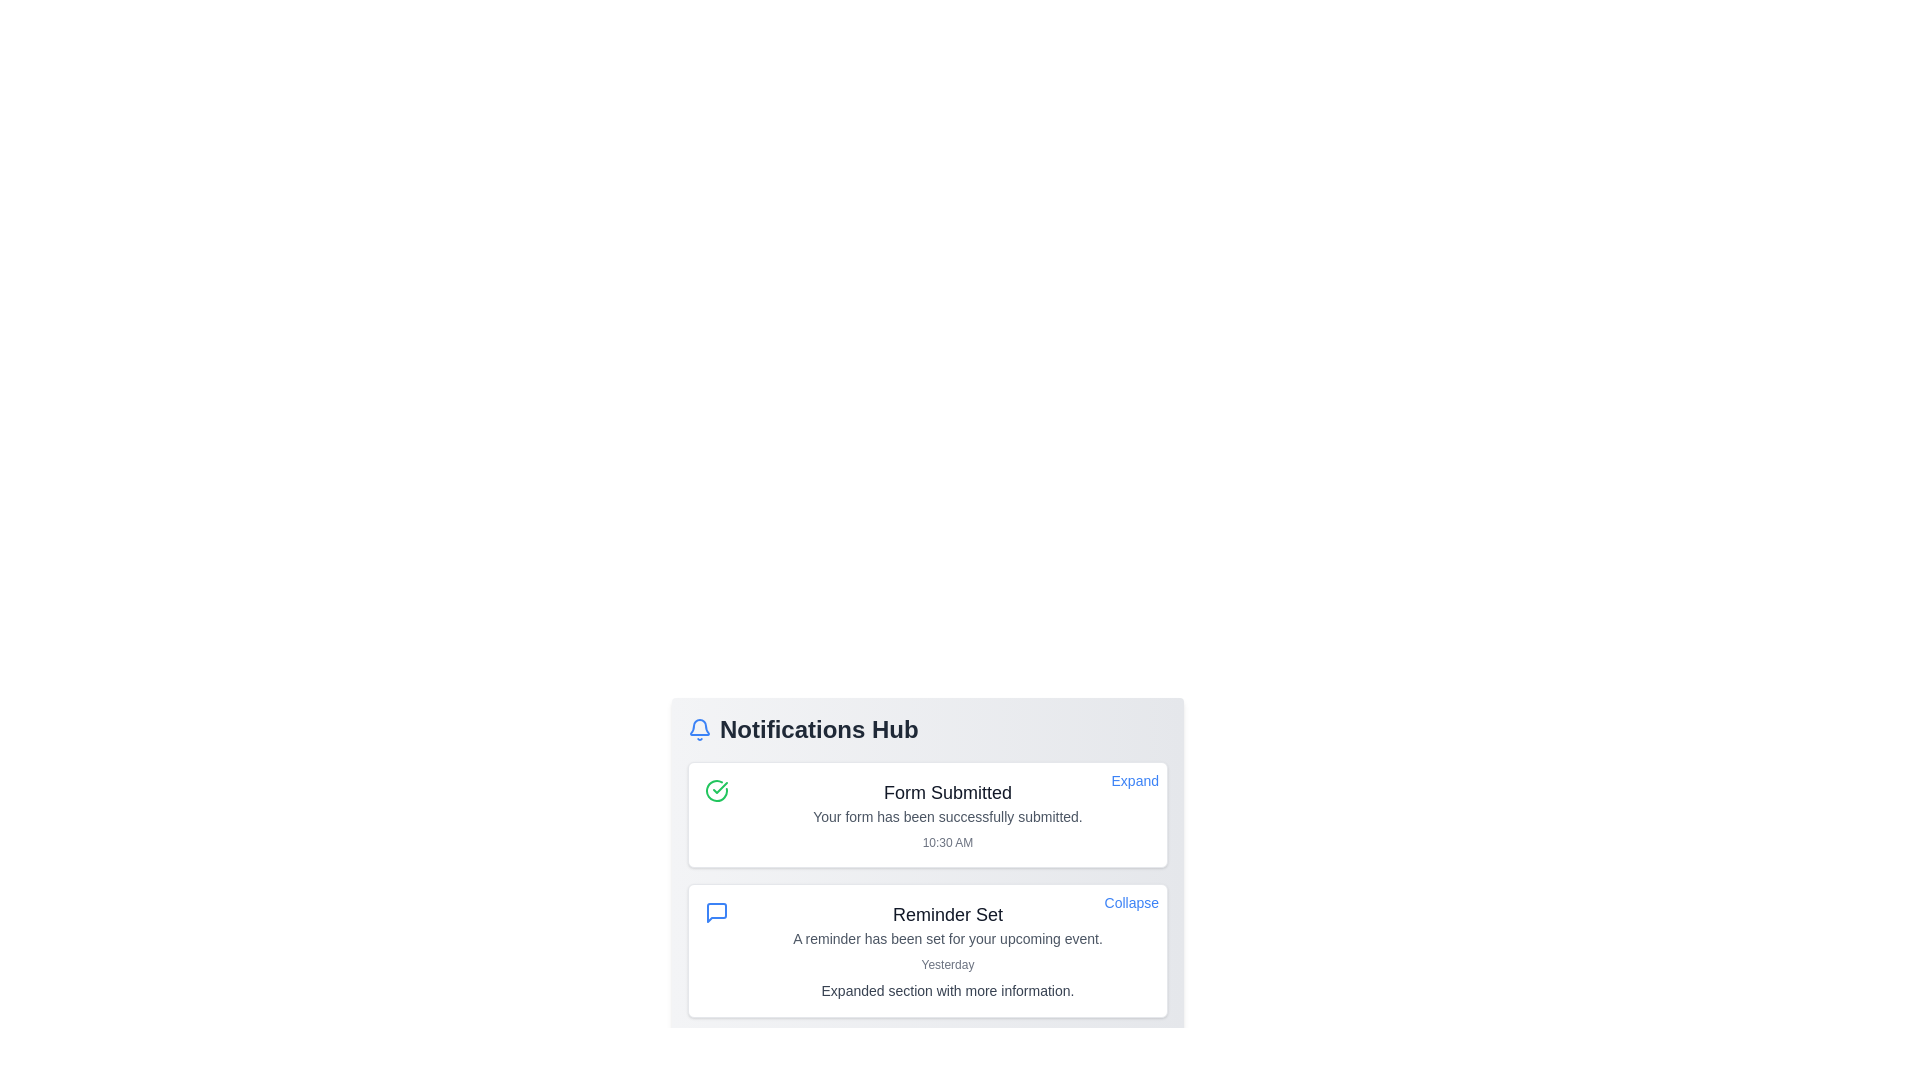  Describe the element at coordinates (1135, 779) in the screenshot. I see `the blue 'Expand' text link located in the top-right corner of the notification card` at that location.